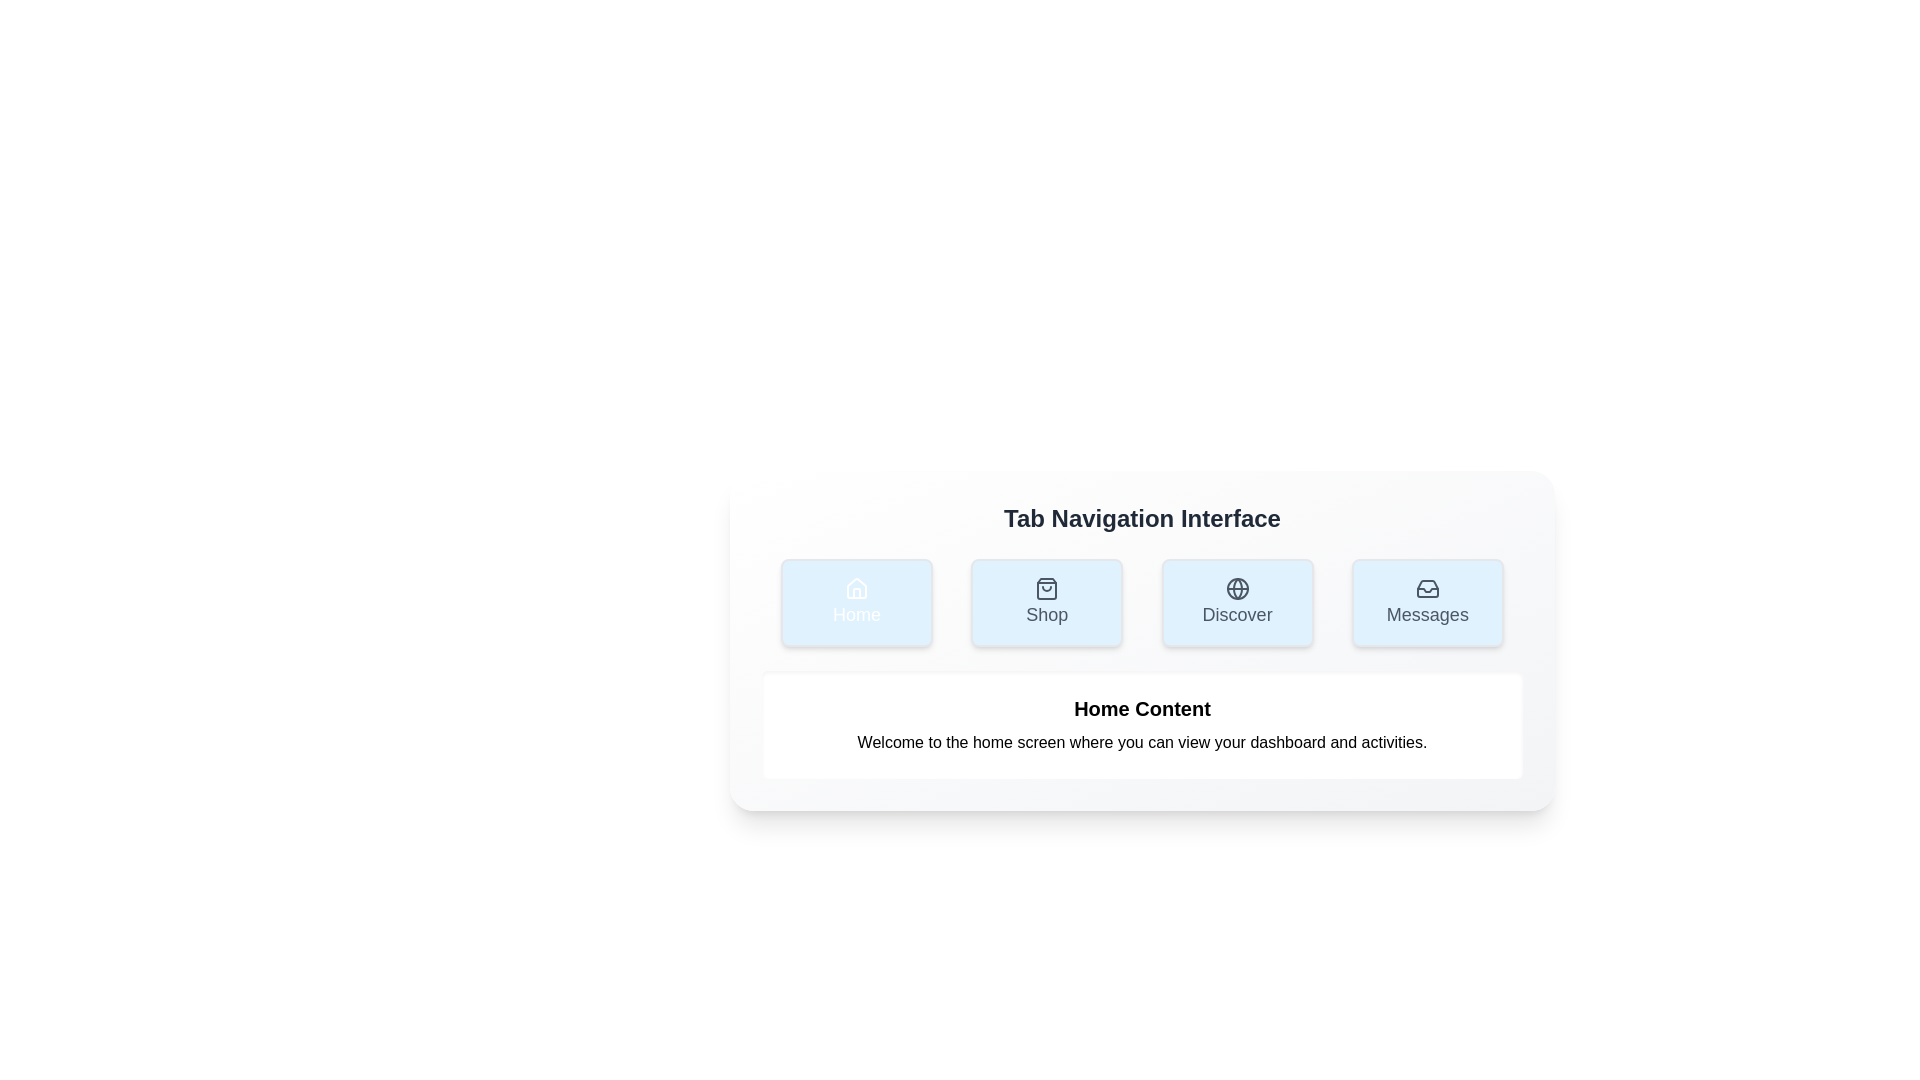  What do you see at coordinates (1426, 613) in the screenshot?
I see `the text element inside the fourth button of the horizontal navigation bar, which indicates the purpose of the button for navigating to or retrieving messages, located to the right of the 'Discover' button` at bounding box center [1426, 613].